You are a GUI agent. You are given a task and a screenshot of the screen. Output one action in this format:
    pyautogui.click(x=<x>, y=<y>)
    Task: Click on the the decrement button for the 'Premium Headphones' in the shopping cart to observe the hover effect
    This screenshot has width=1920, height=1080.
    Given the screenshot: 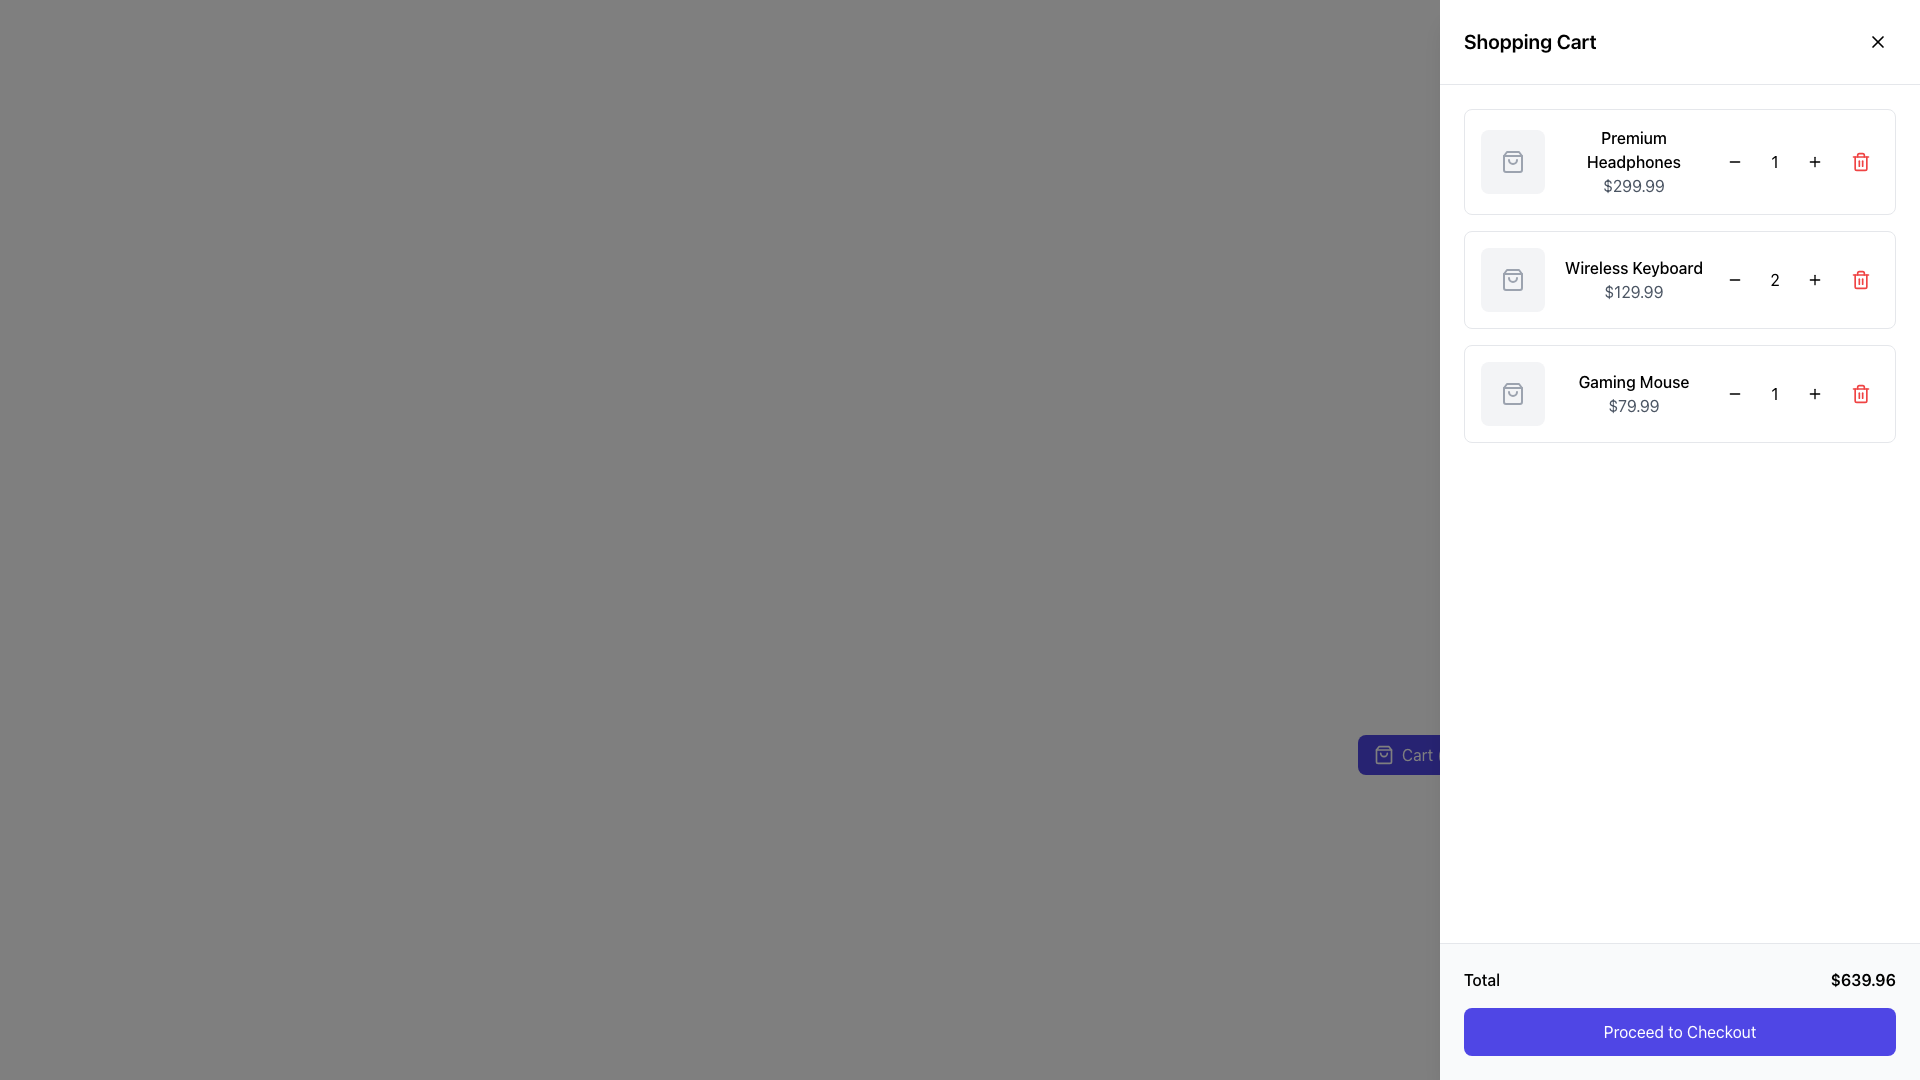 What is the action you would take?
    pyautogui.click(x=1733, y=161)
    